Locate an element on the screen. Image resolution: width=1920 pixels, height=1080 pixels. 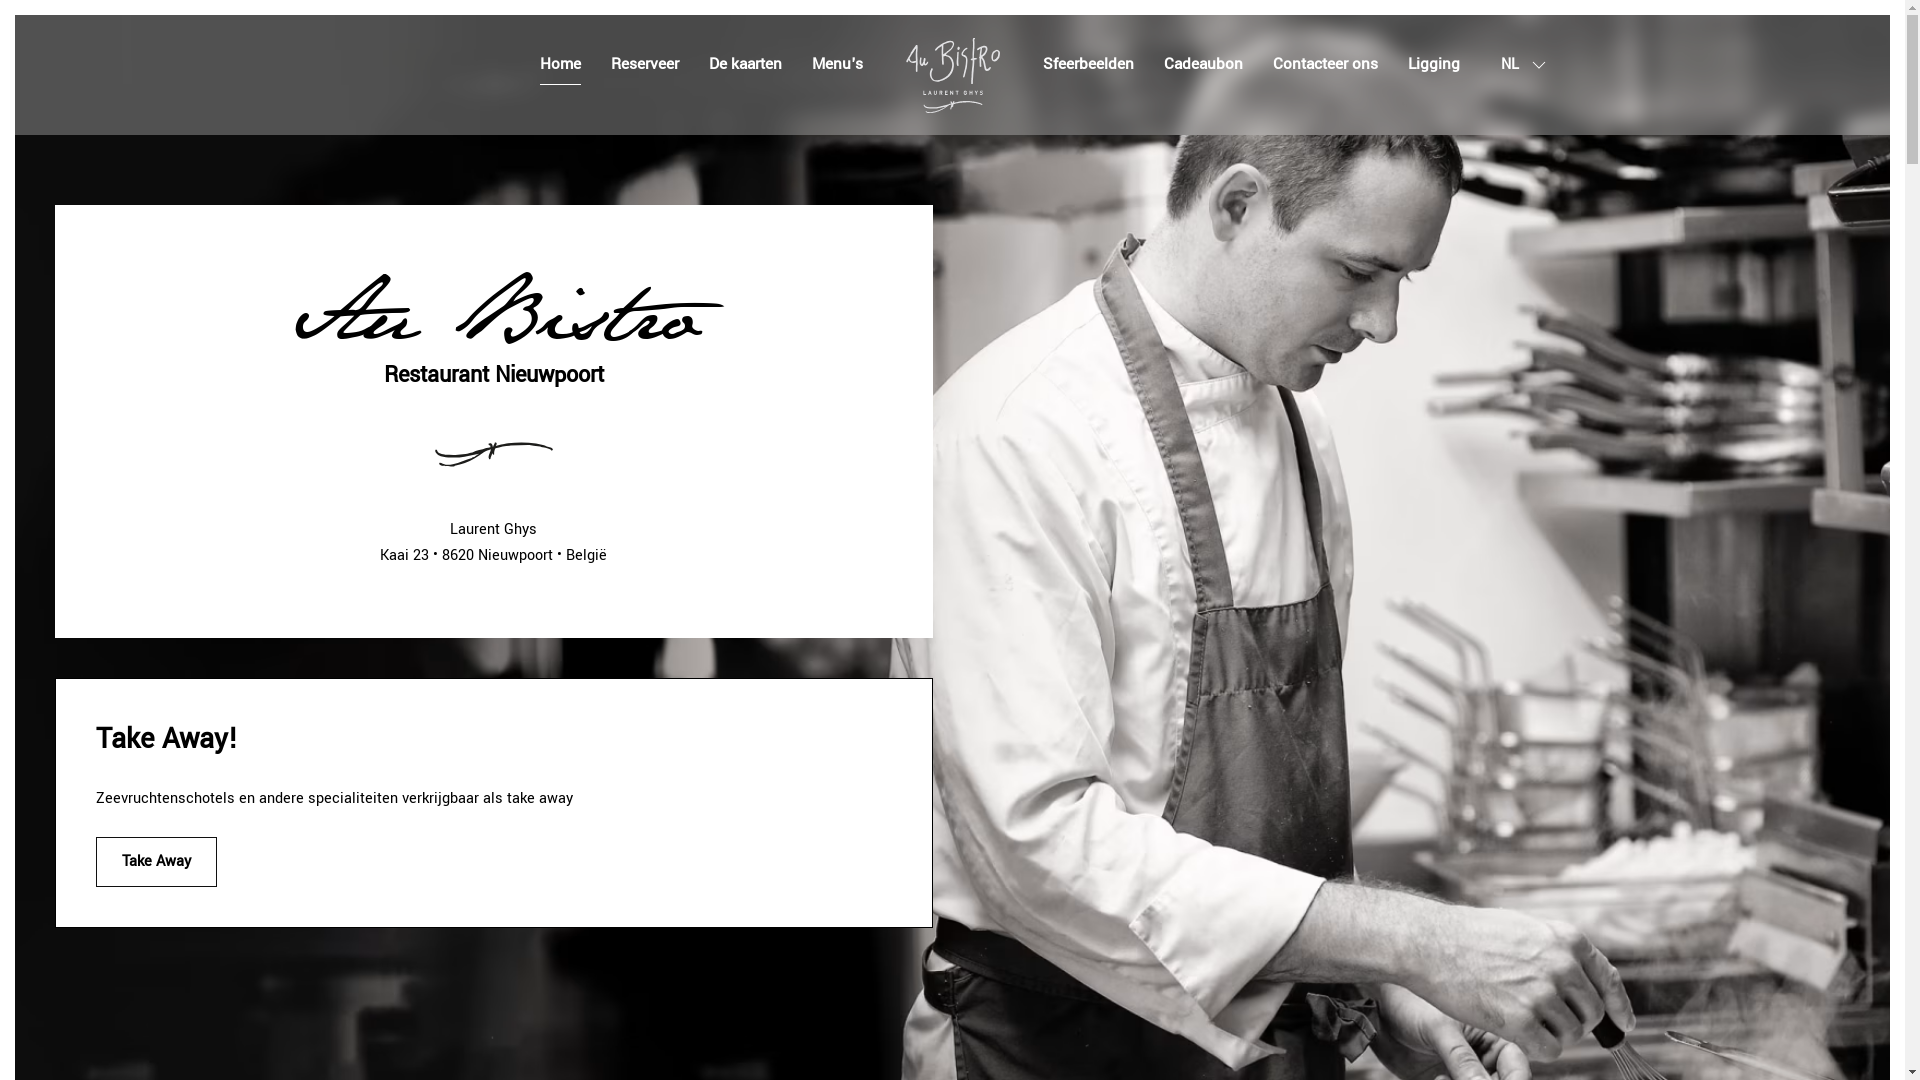
'Menu's' is located at coordinates (811, 64).